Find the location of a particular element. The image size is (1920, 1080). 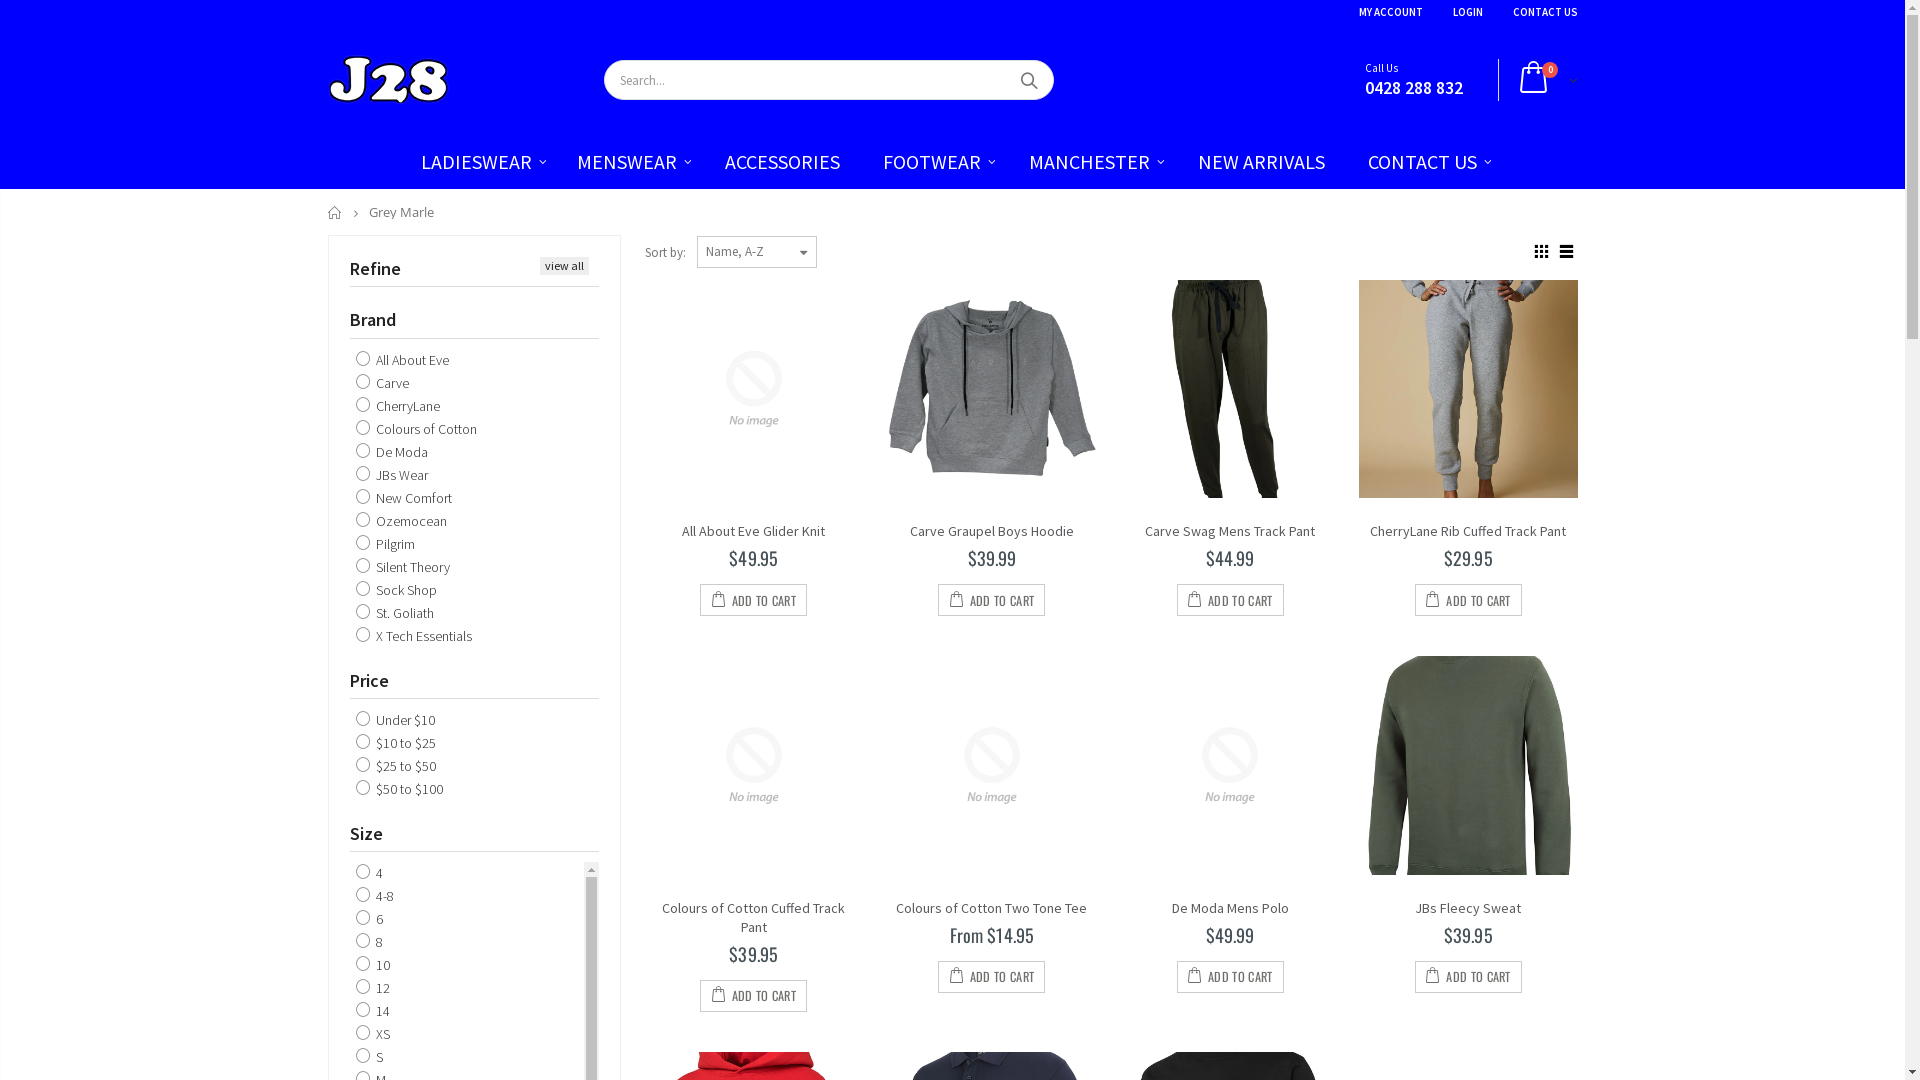

'LADIESWEAR' is located at coordinates (477, 161).